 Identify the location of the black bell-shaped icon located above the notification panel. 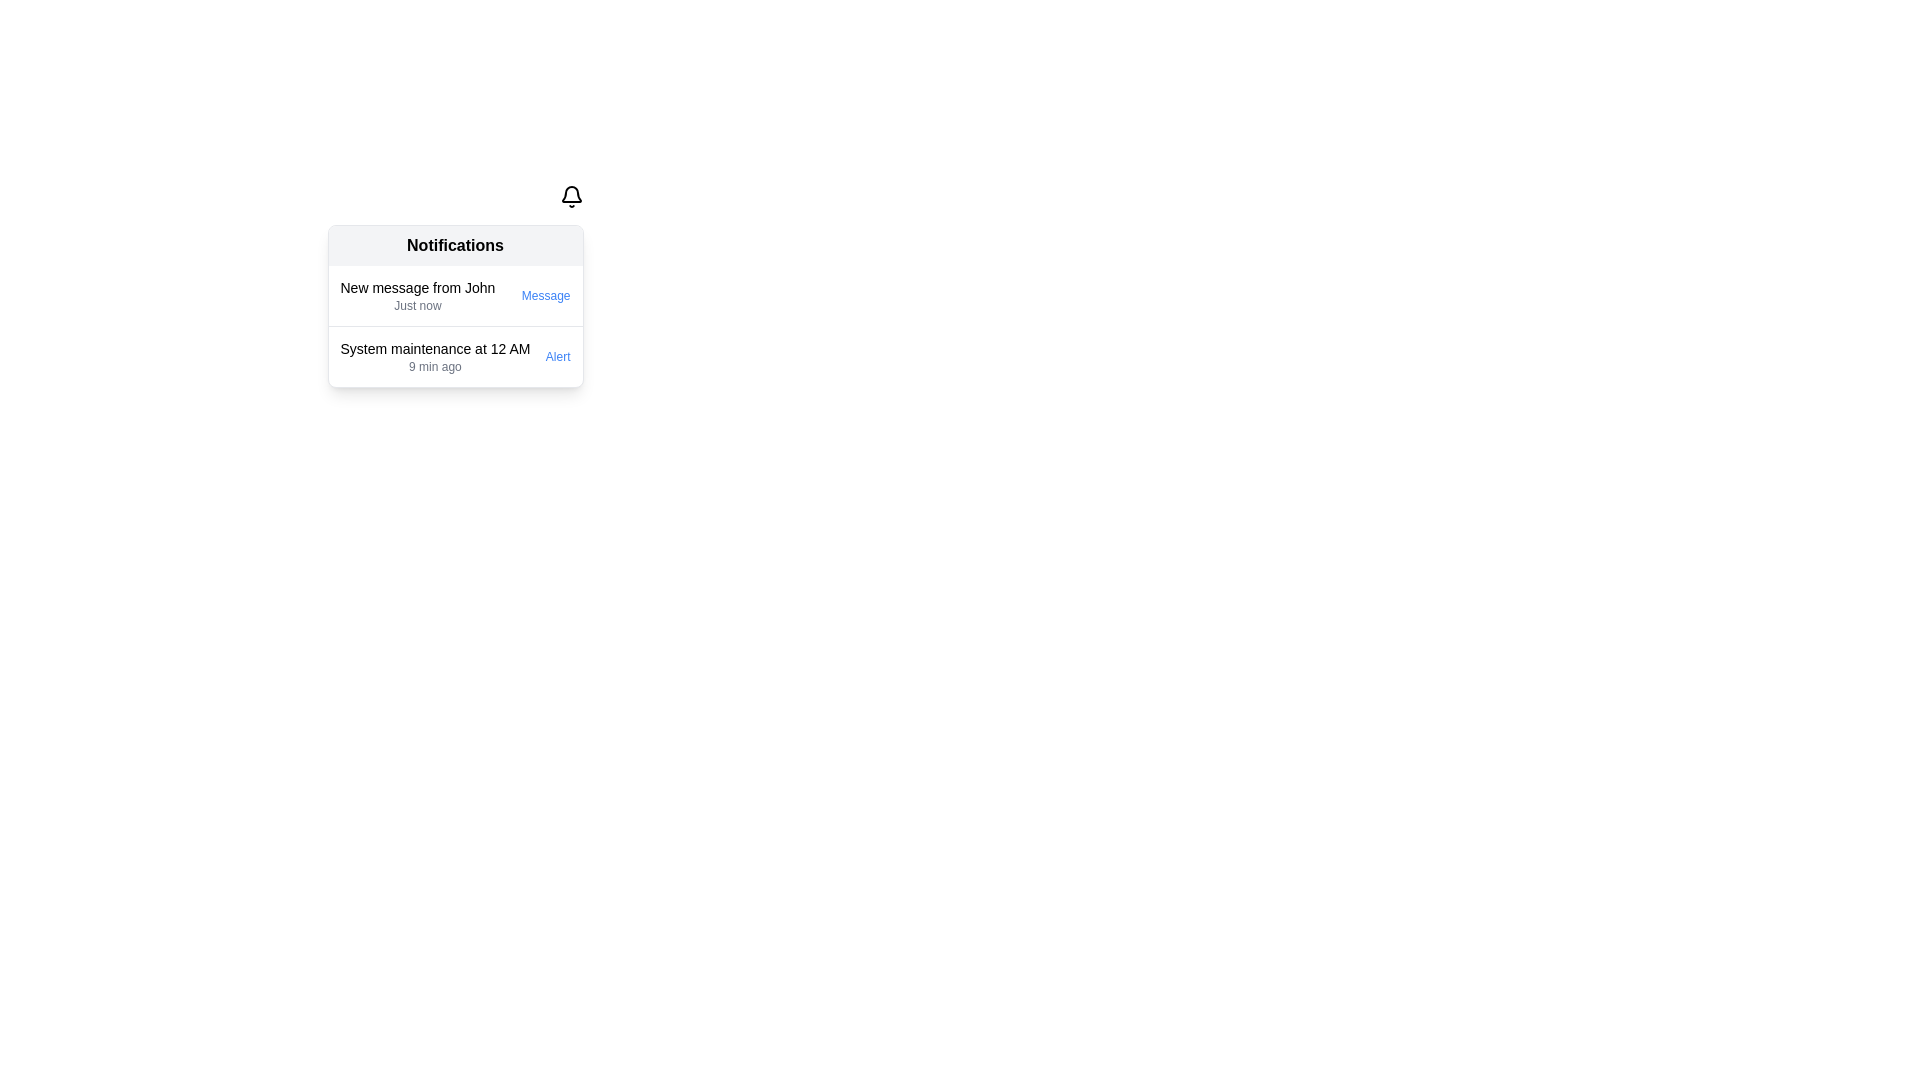
(570, 196).